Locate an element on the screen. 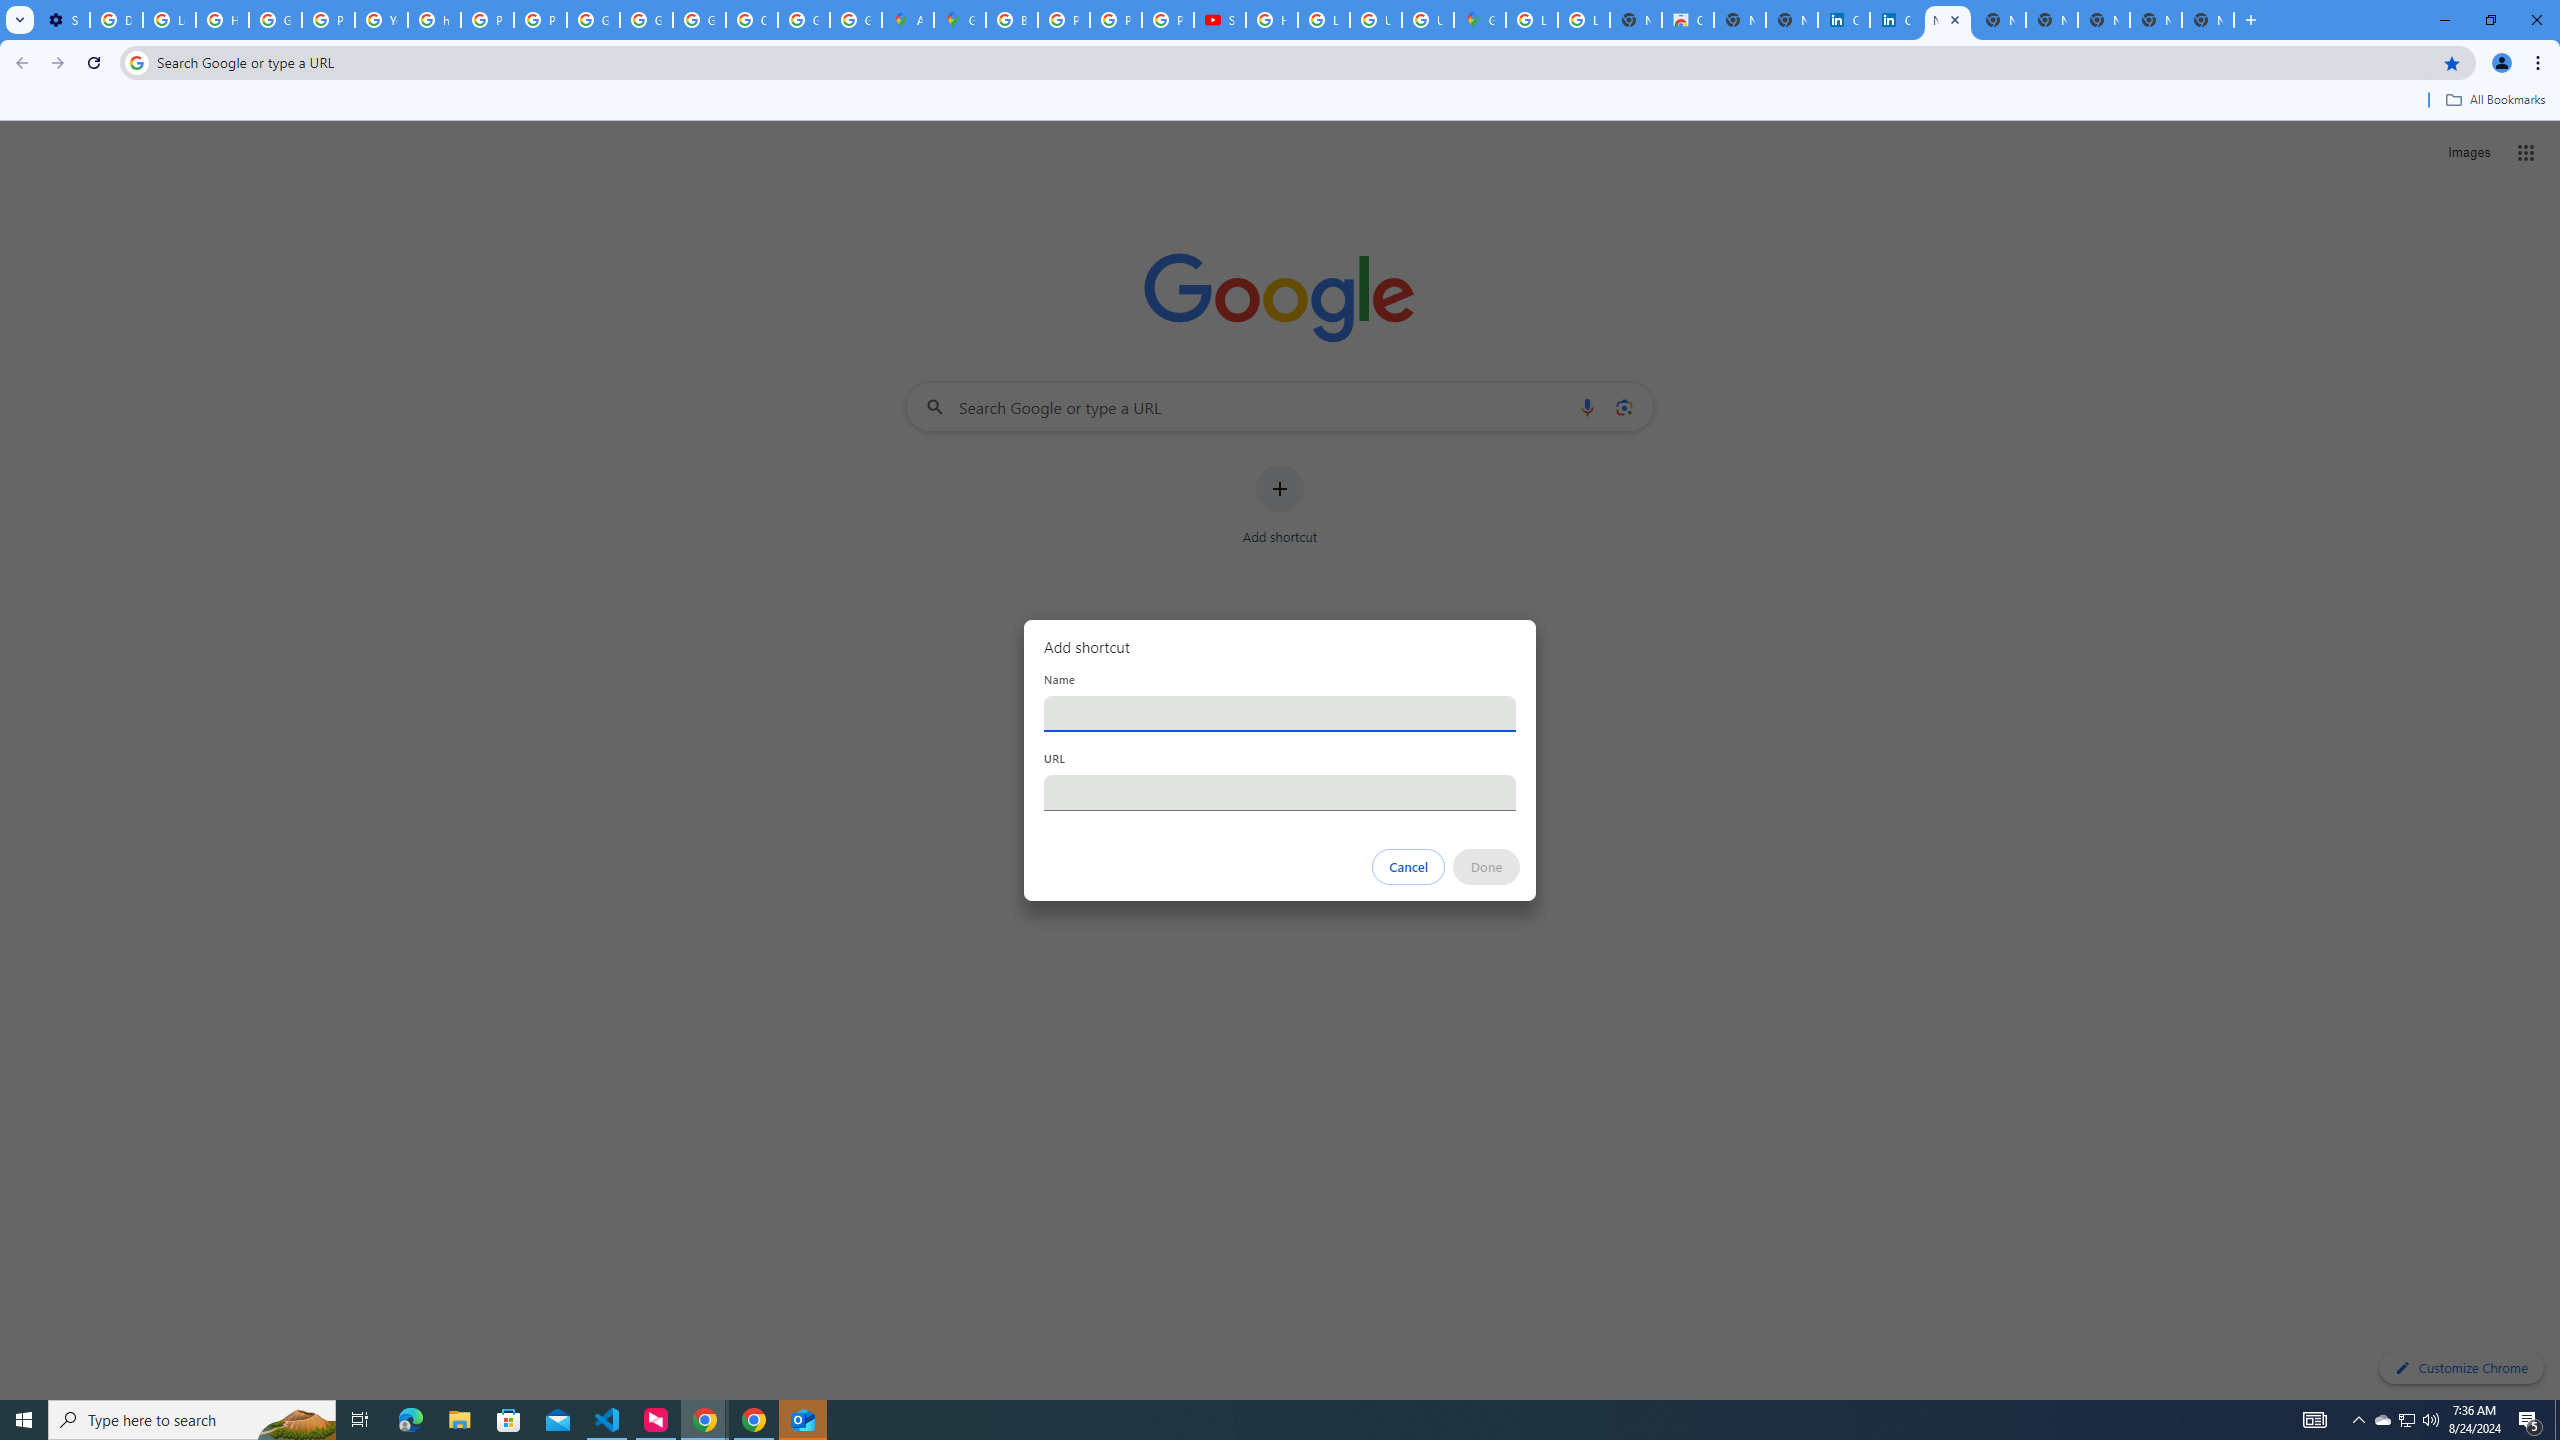 Image resolution: width=2560 pixels, height=1440 pixels. 'Name' is located at coordinates (1280, 712).